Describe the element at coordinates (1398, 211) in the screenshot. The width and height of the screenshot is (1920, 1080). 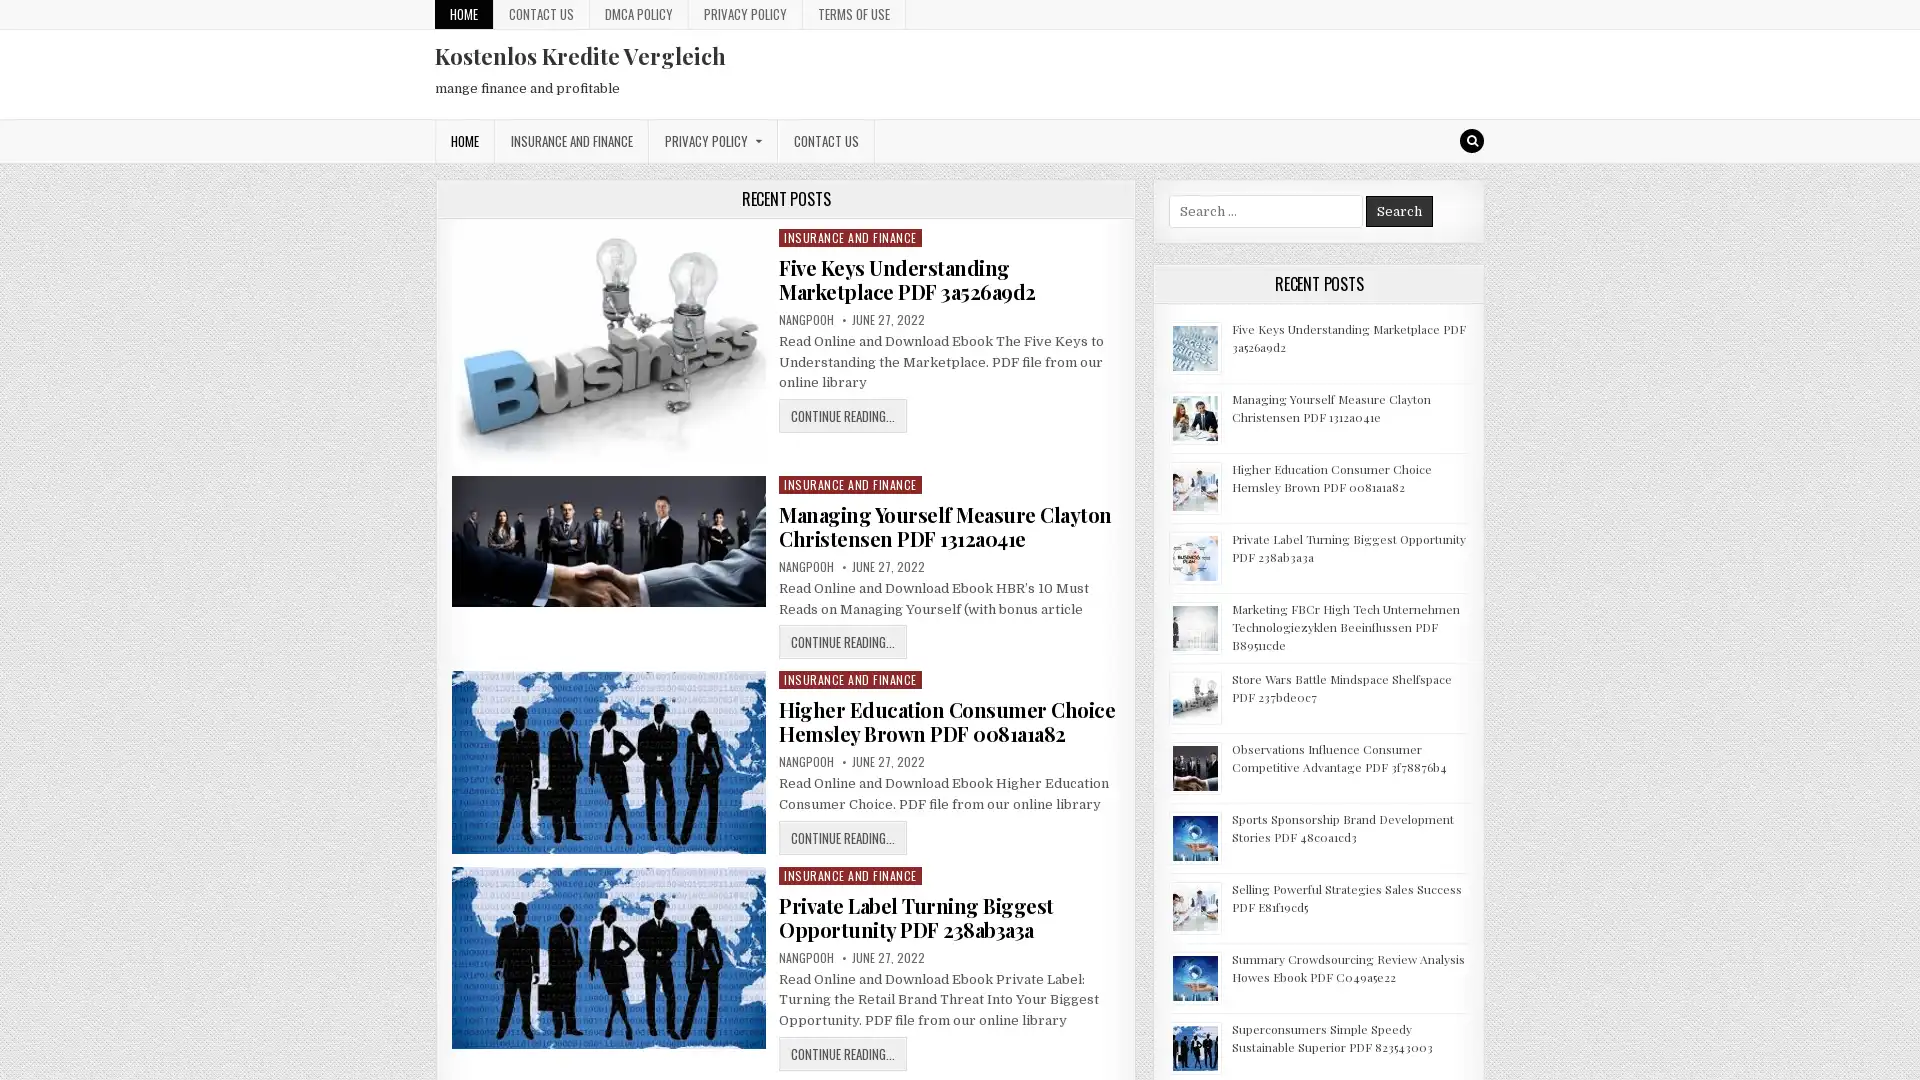
I see `Search` at that location.